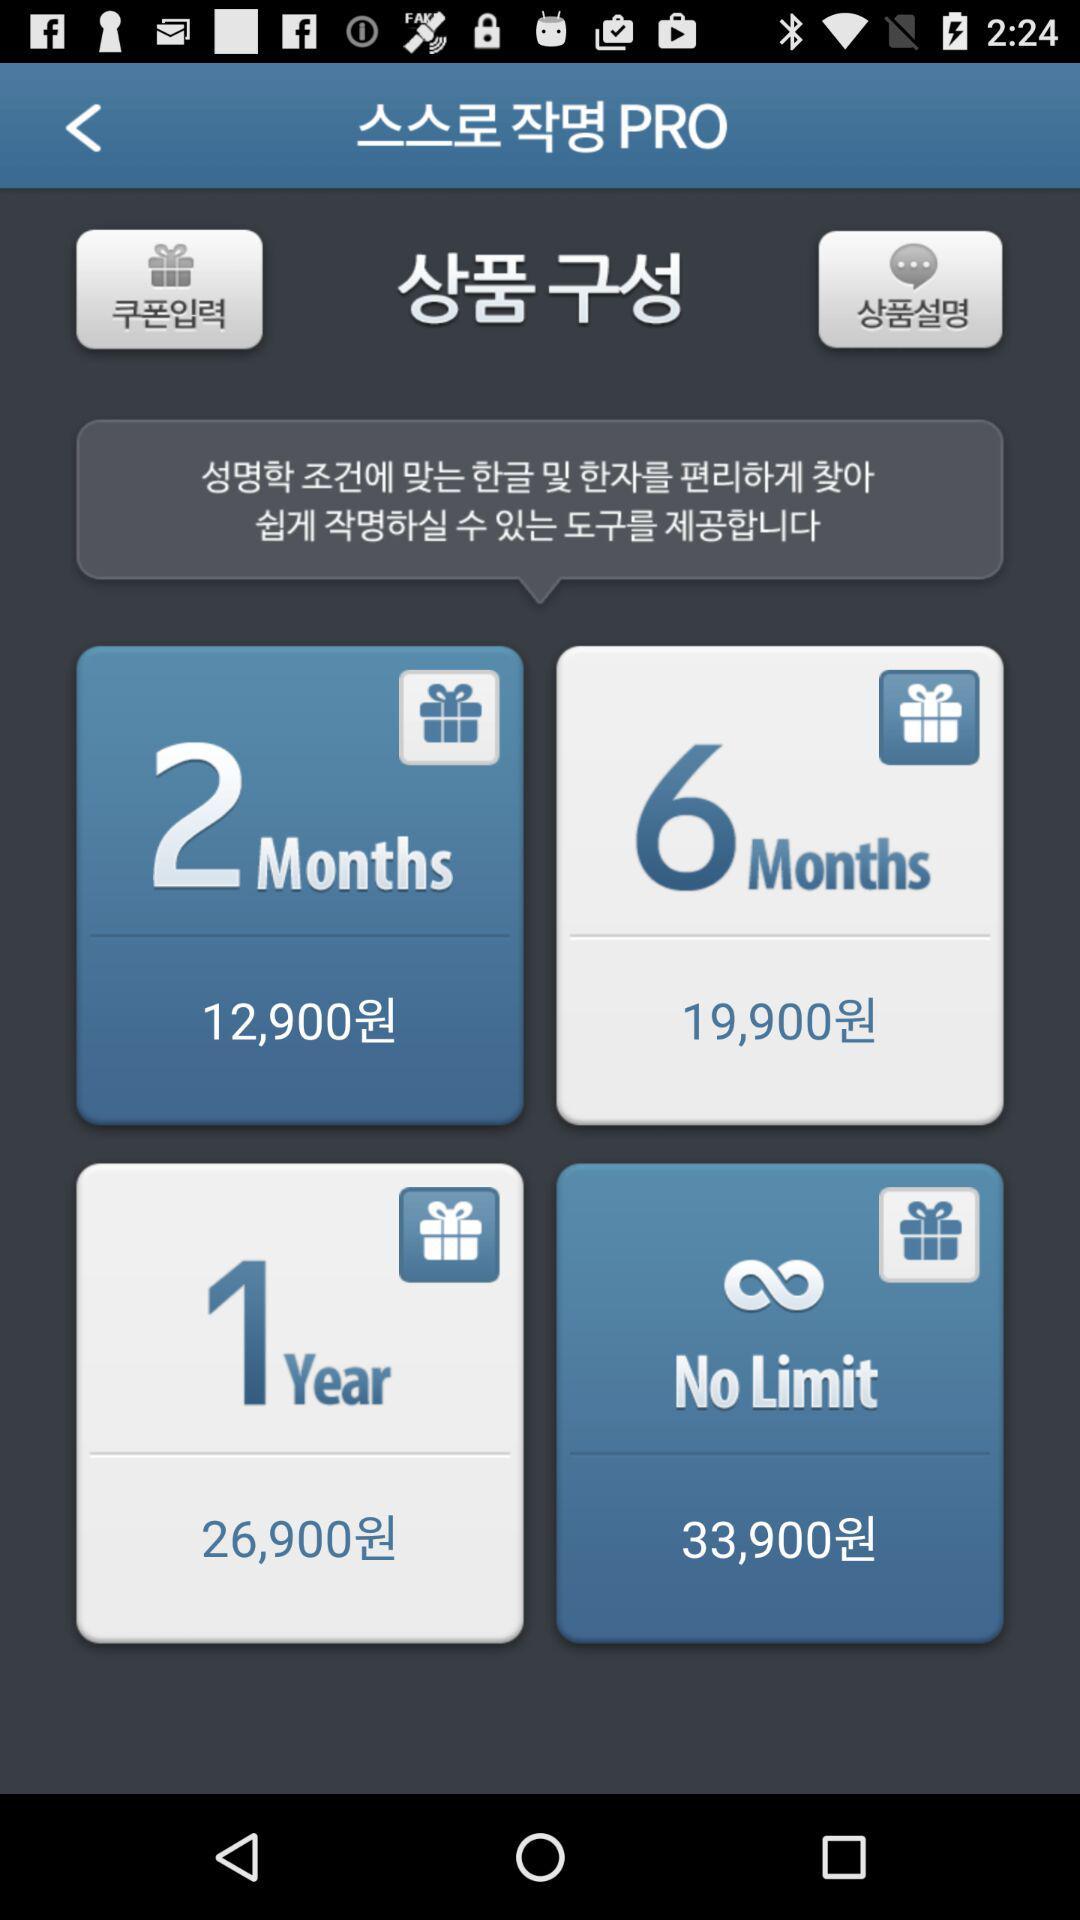 The height and width of the screenshot is (1920, 1080). Describe the element at coordinates (450, 718) in the screenshot. I see `share the article` at that location.